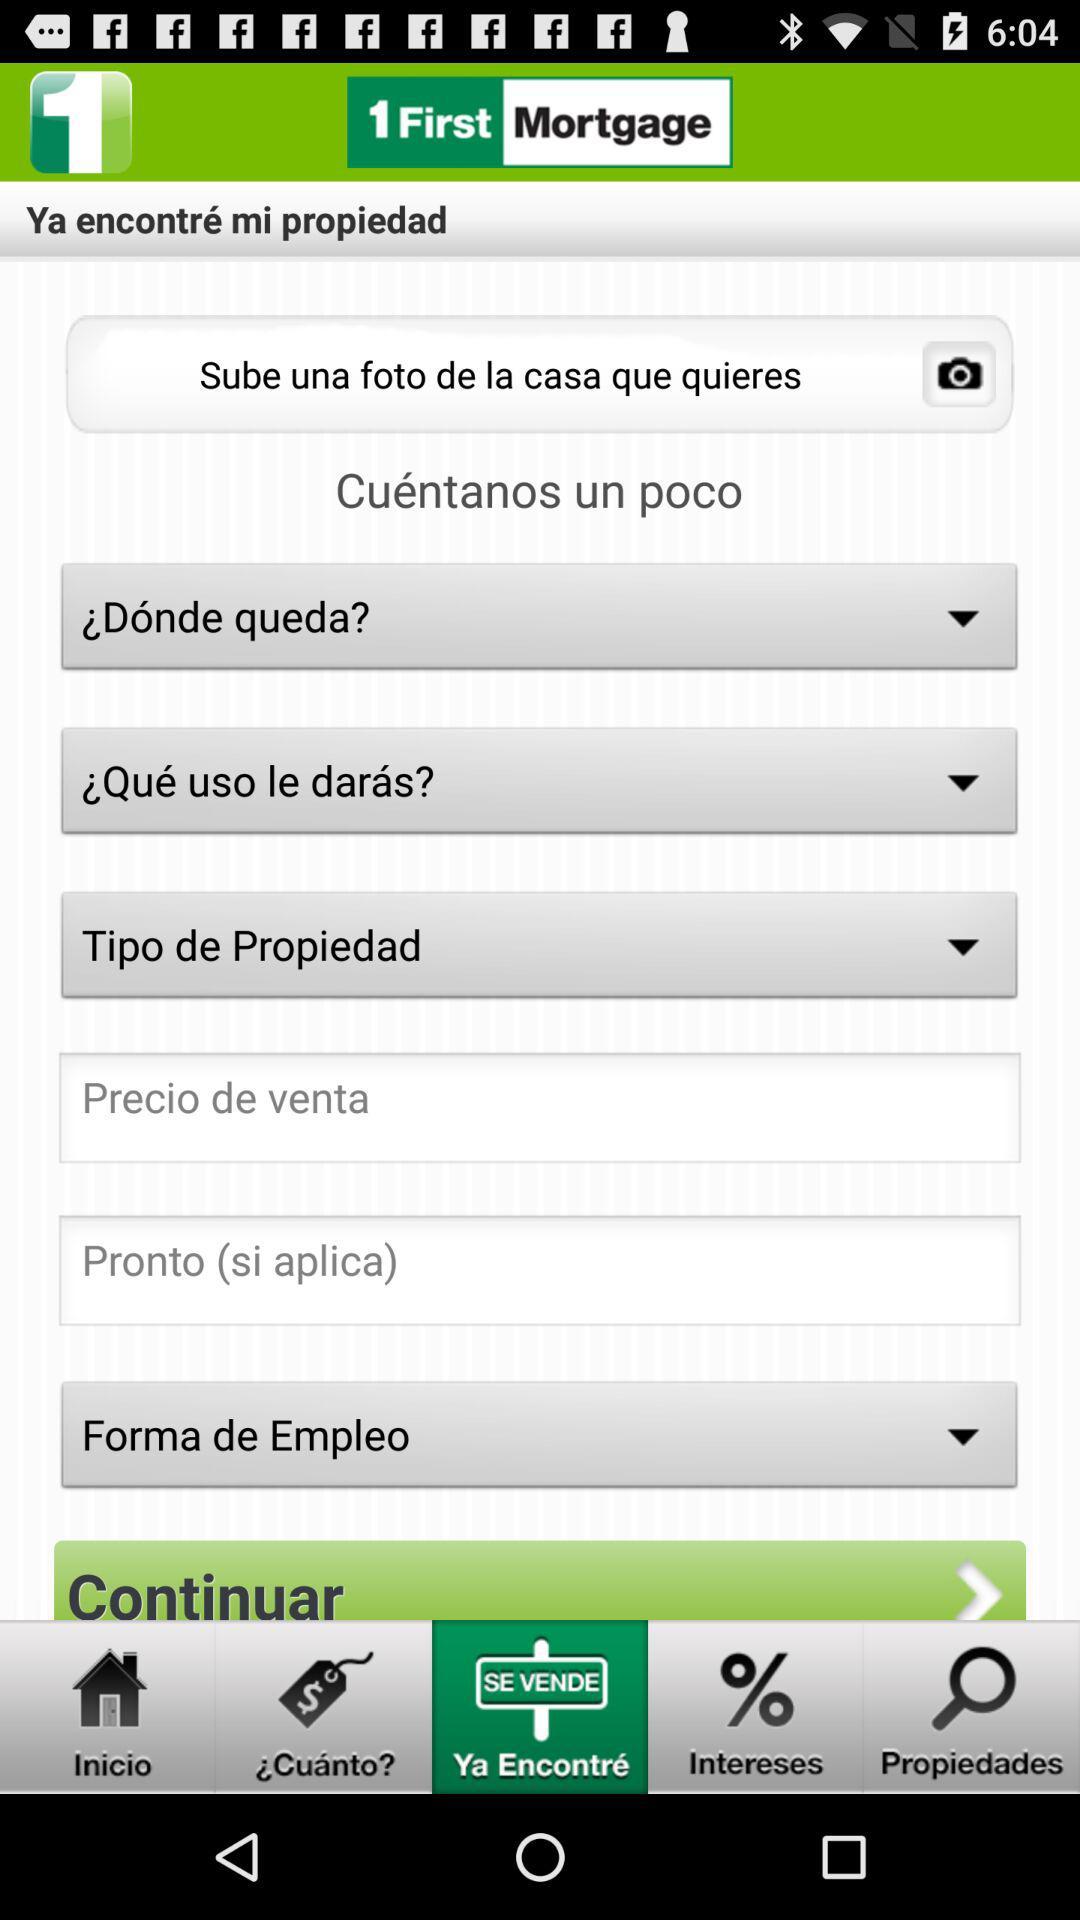  What do you see at coordinates (756, 1826) in the screenshot?
I see `the flight icon` at bounding box center [756, 1826].